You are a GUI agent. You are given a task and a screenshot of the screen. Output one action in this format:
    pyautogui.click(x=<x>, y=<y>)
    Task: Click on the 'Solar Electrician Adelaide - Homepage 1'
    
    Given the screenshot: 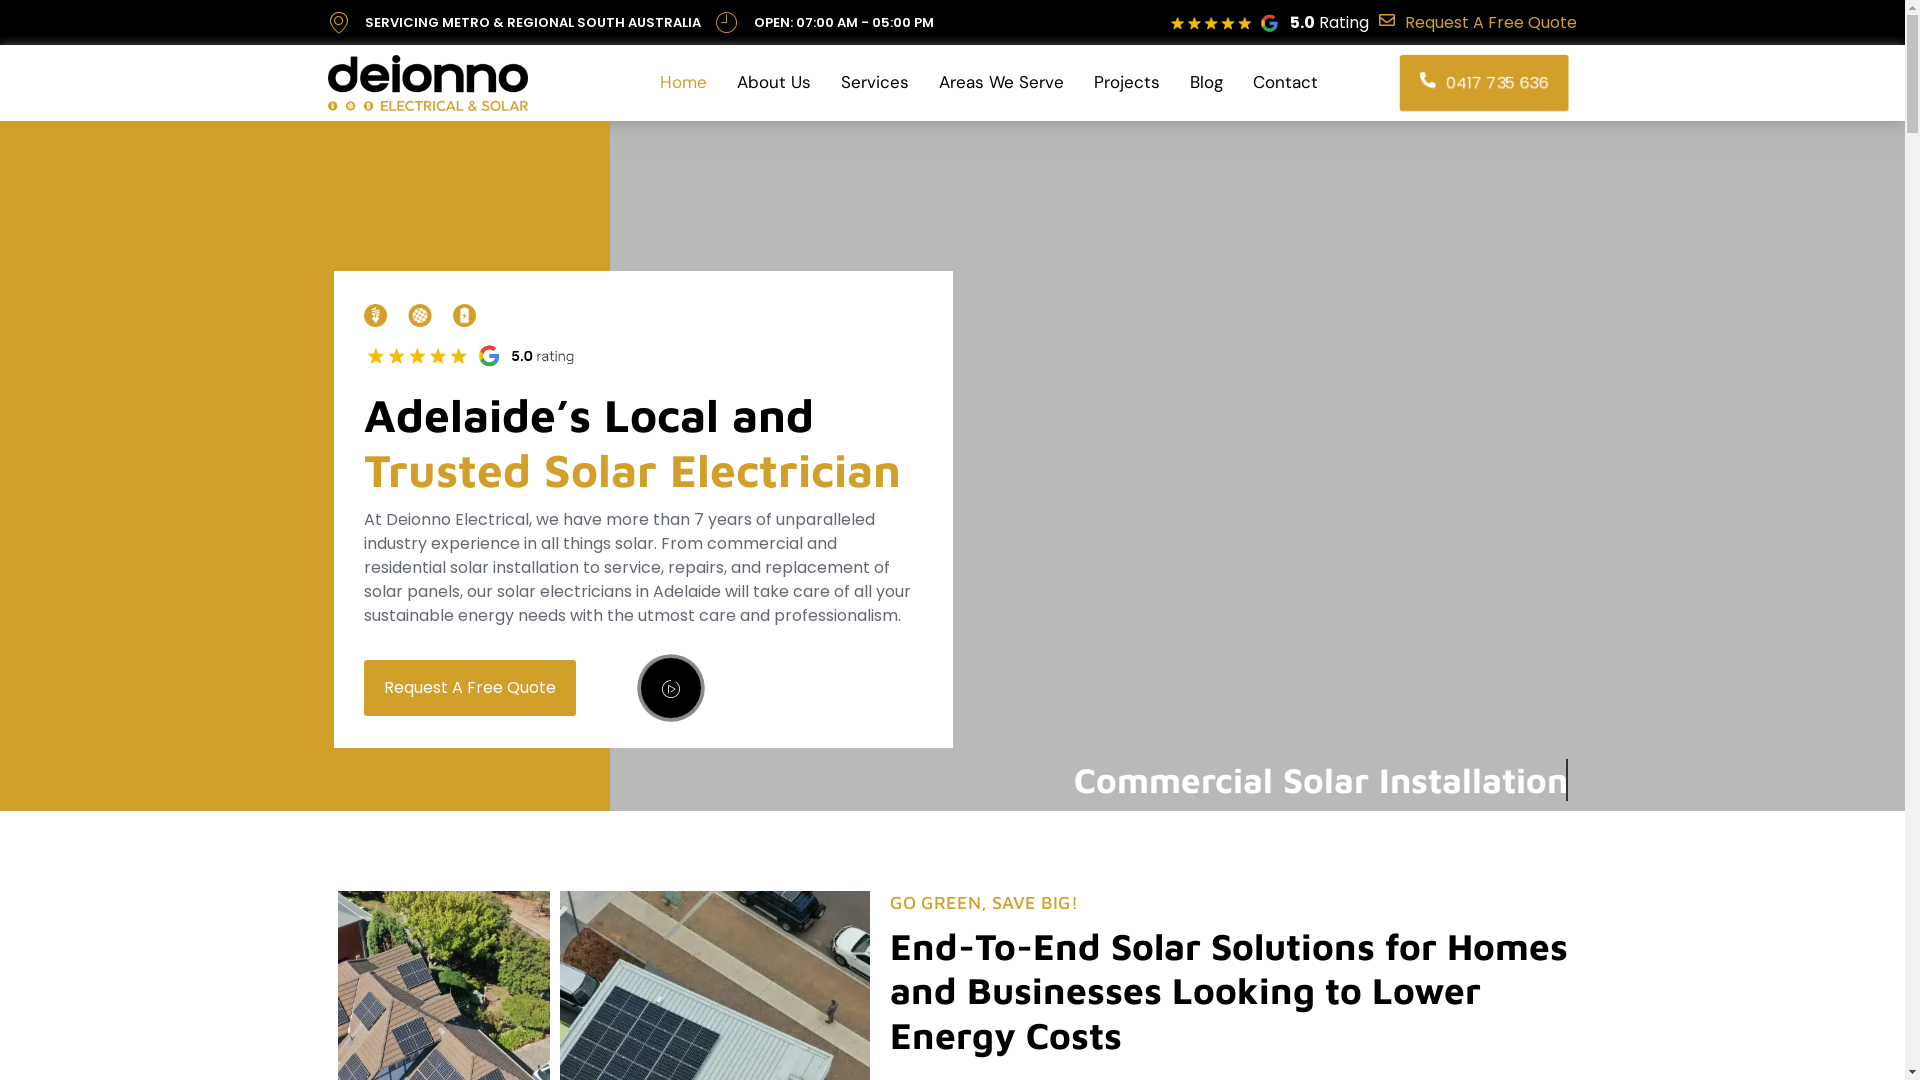 What is the action you would take?
    pyautogui.click(x=364, y=315)
    